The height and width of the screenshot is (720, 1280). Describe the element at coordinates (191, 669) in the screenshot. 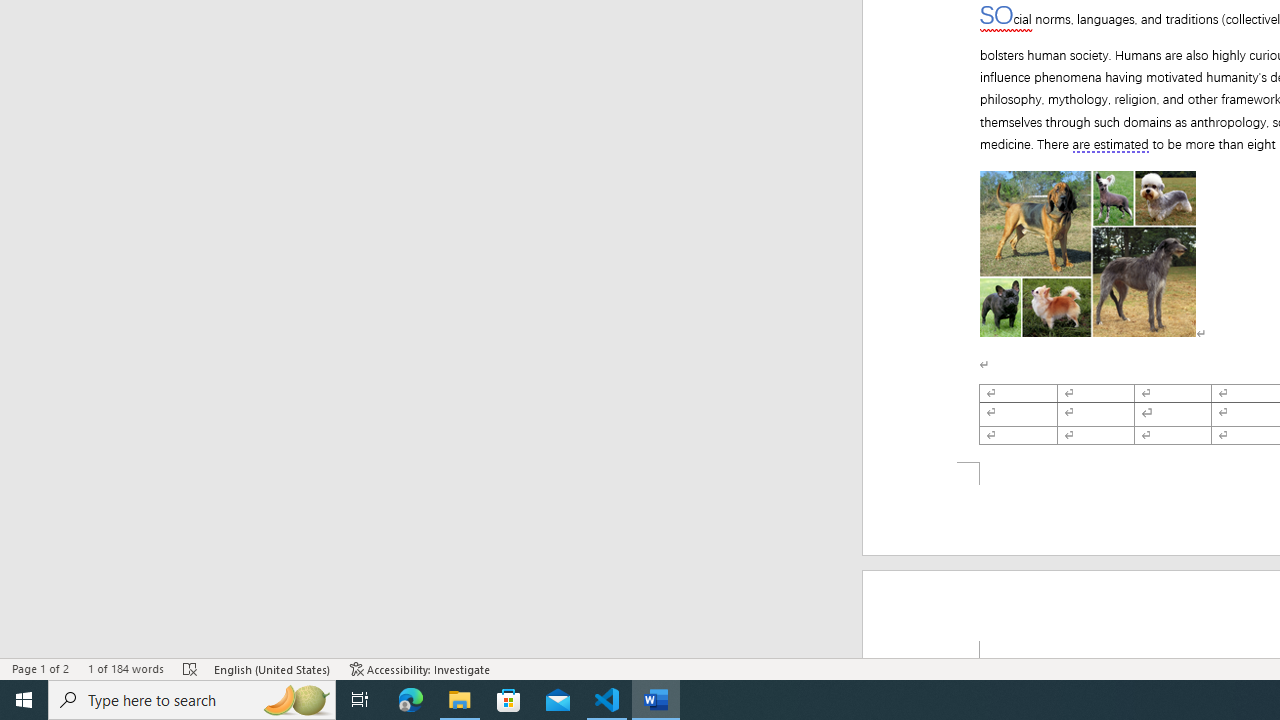

I see `'Spelling and Grammar Check Errors'` at that location.